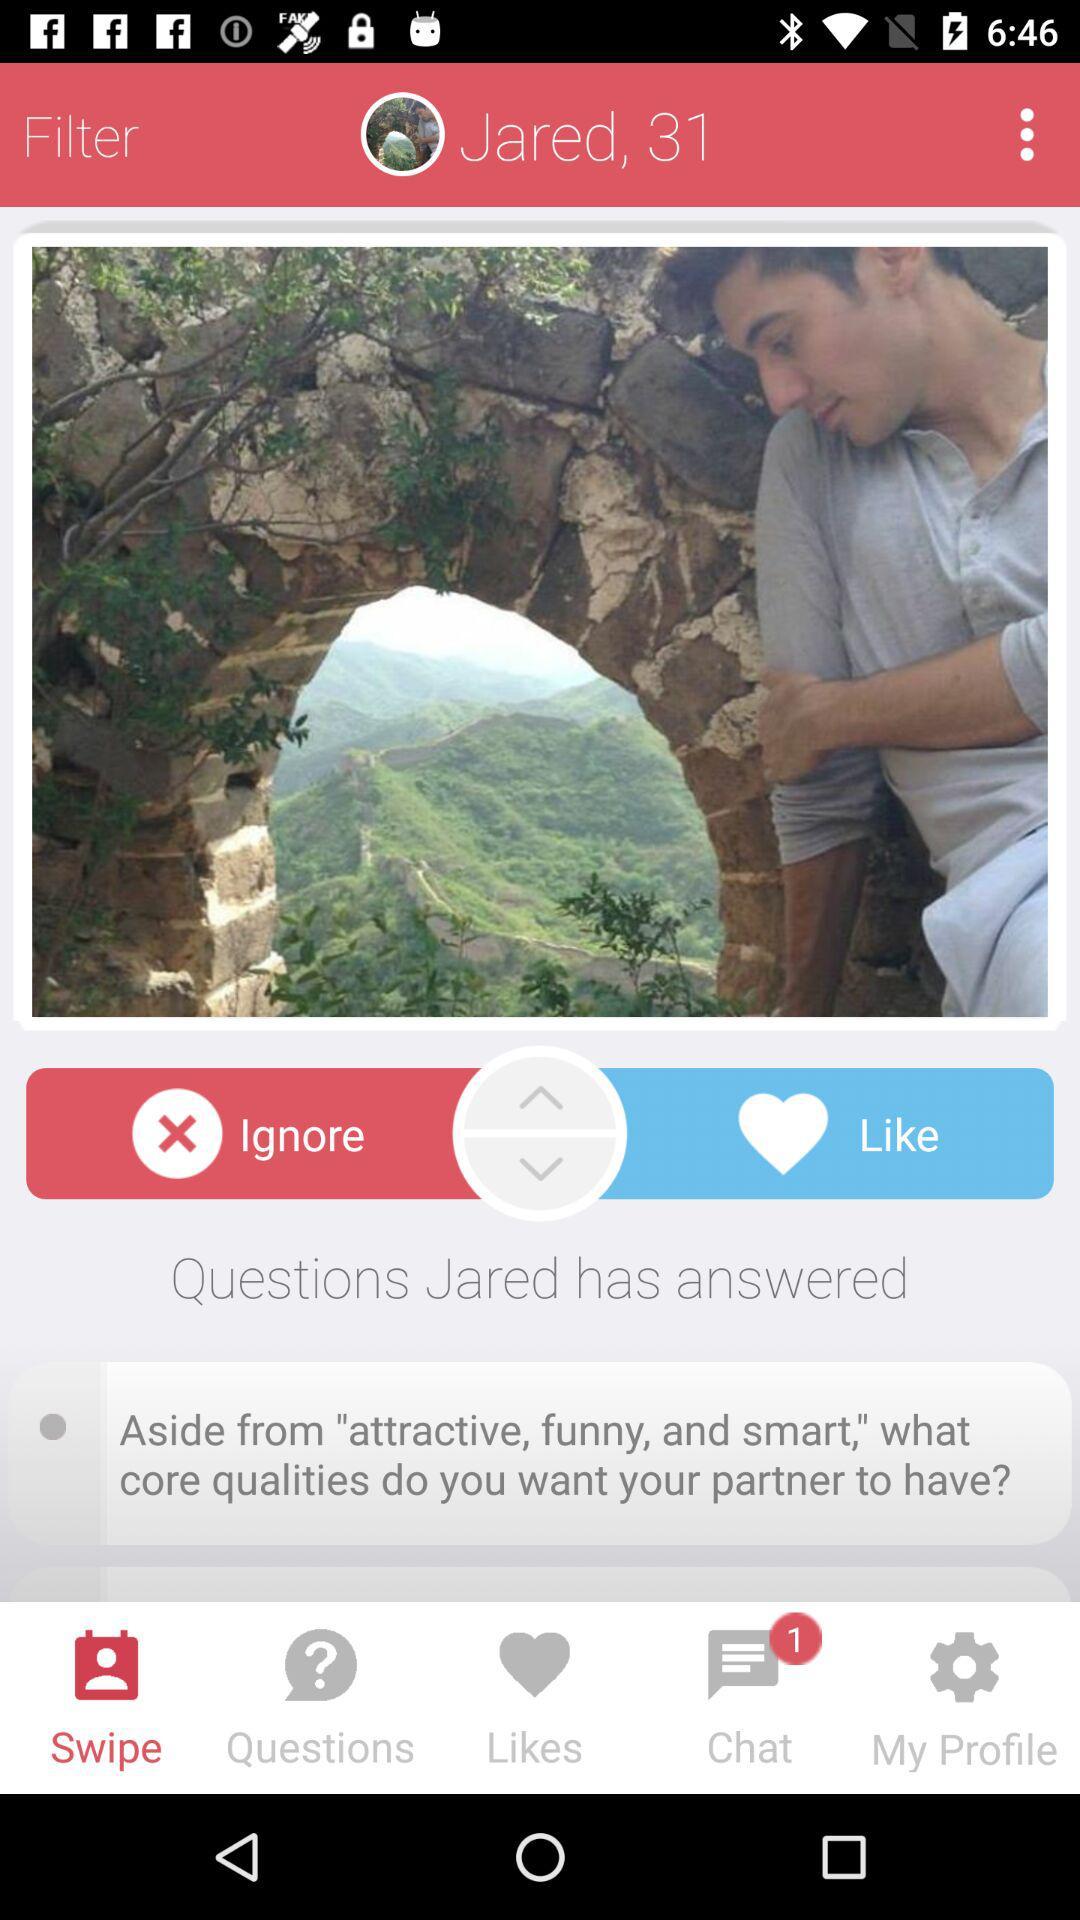 This screenshot has height=1920, width=1080. What do you see at coordinates (587, 133) in the screenshot?
I see `jared, 31` at bounding box center [587, 133].